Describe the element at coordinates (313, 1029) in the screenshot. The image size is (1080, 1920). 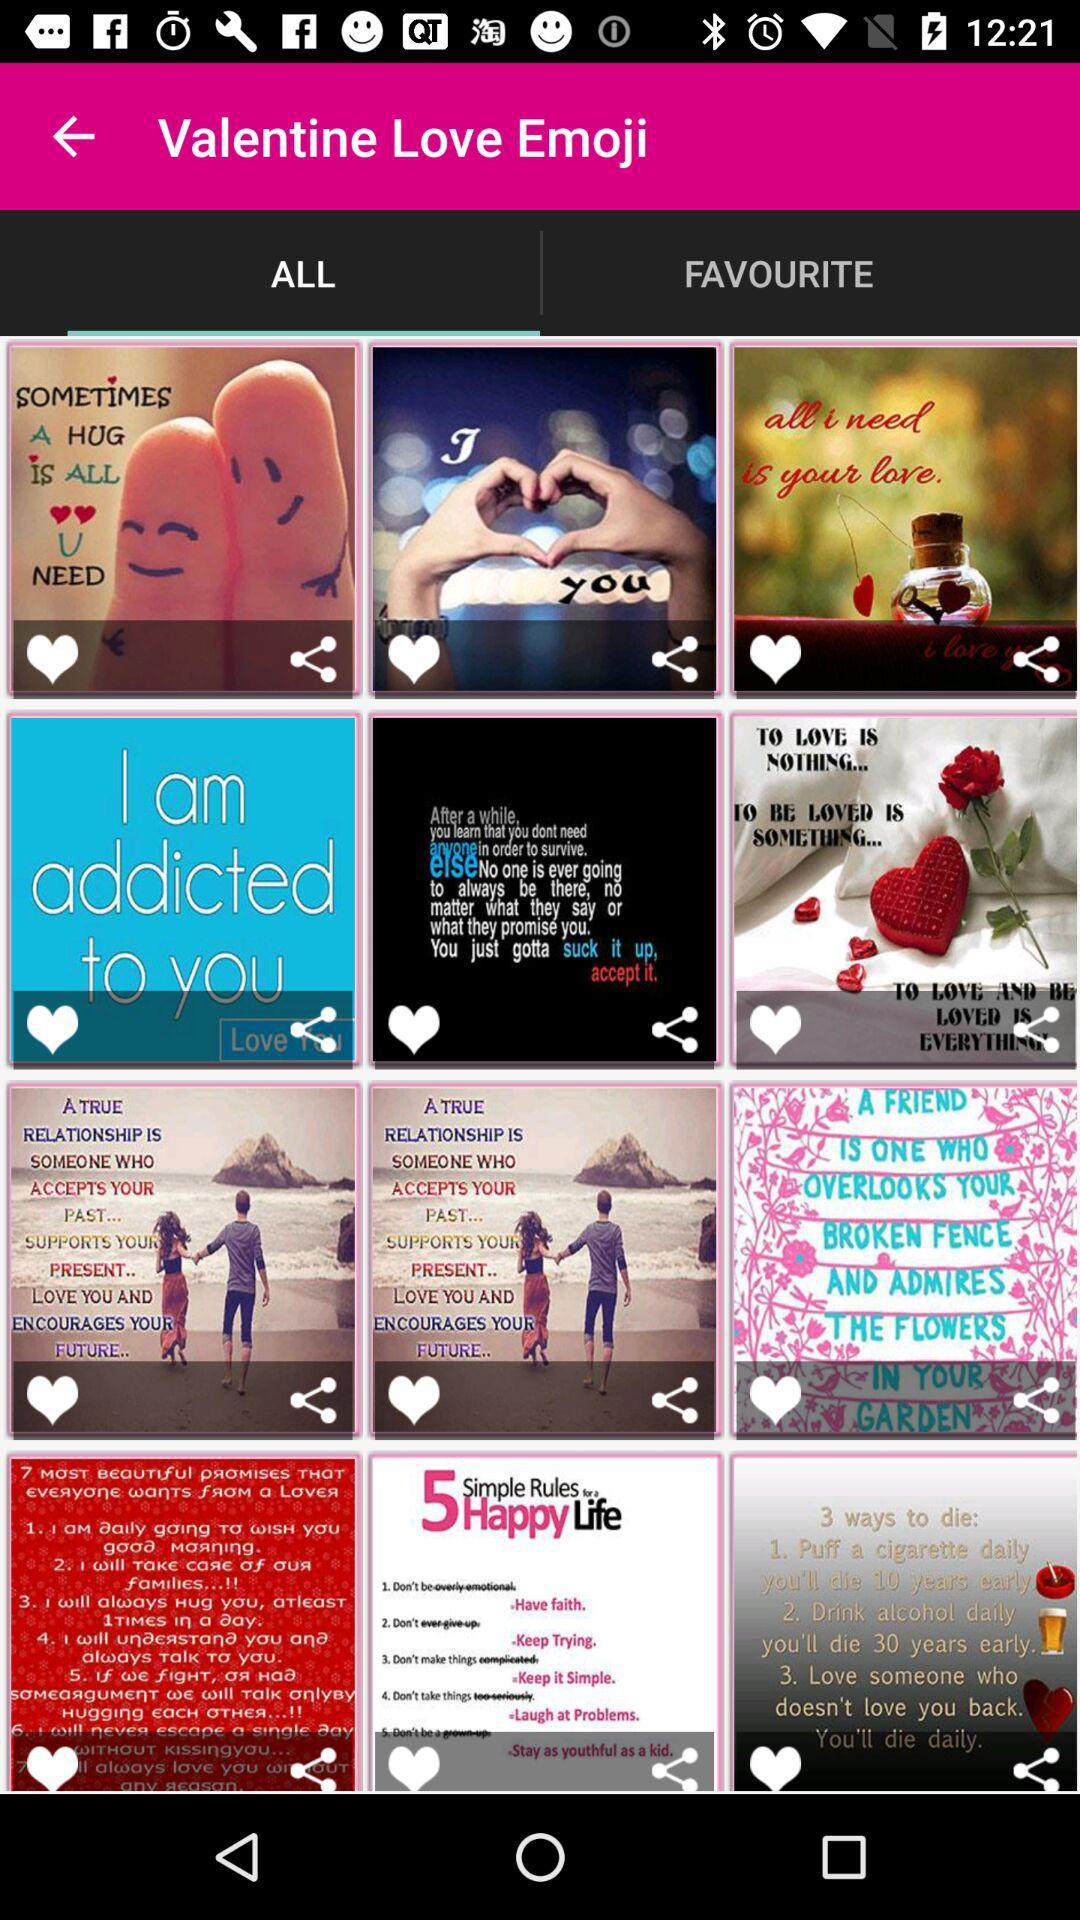
I see `share emoji` at that location.